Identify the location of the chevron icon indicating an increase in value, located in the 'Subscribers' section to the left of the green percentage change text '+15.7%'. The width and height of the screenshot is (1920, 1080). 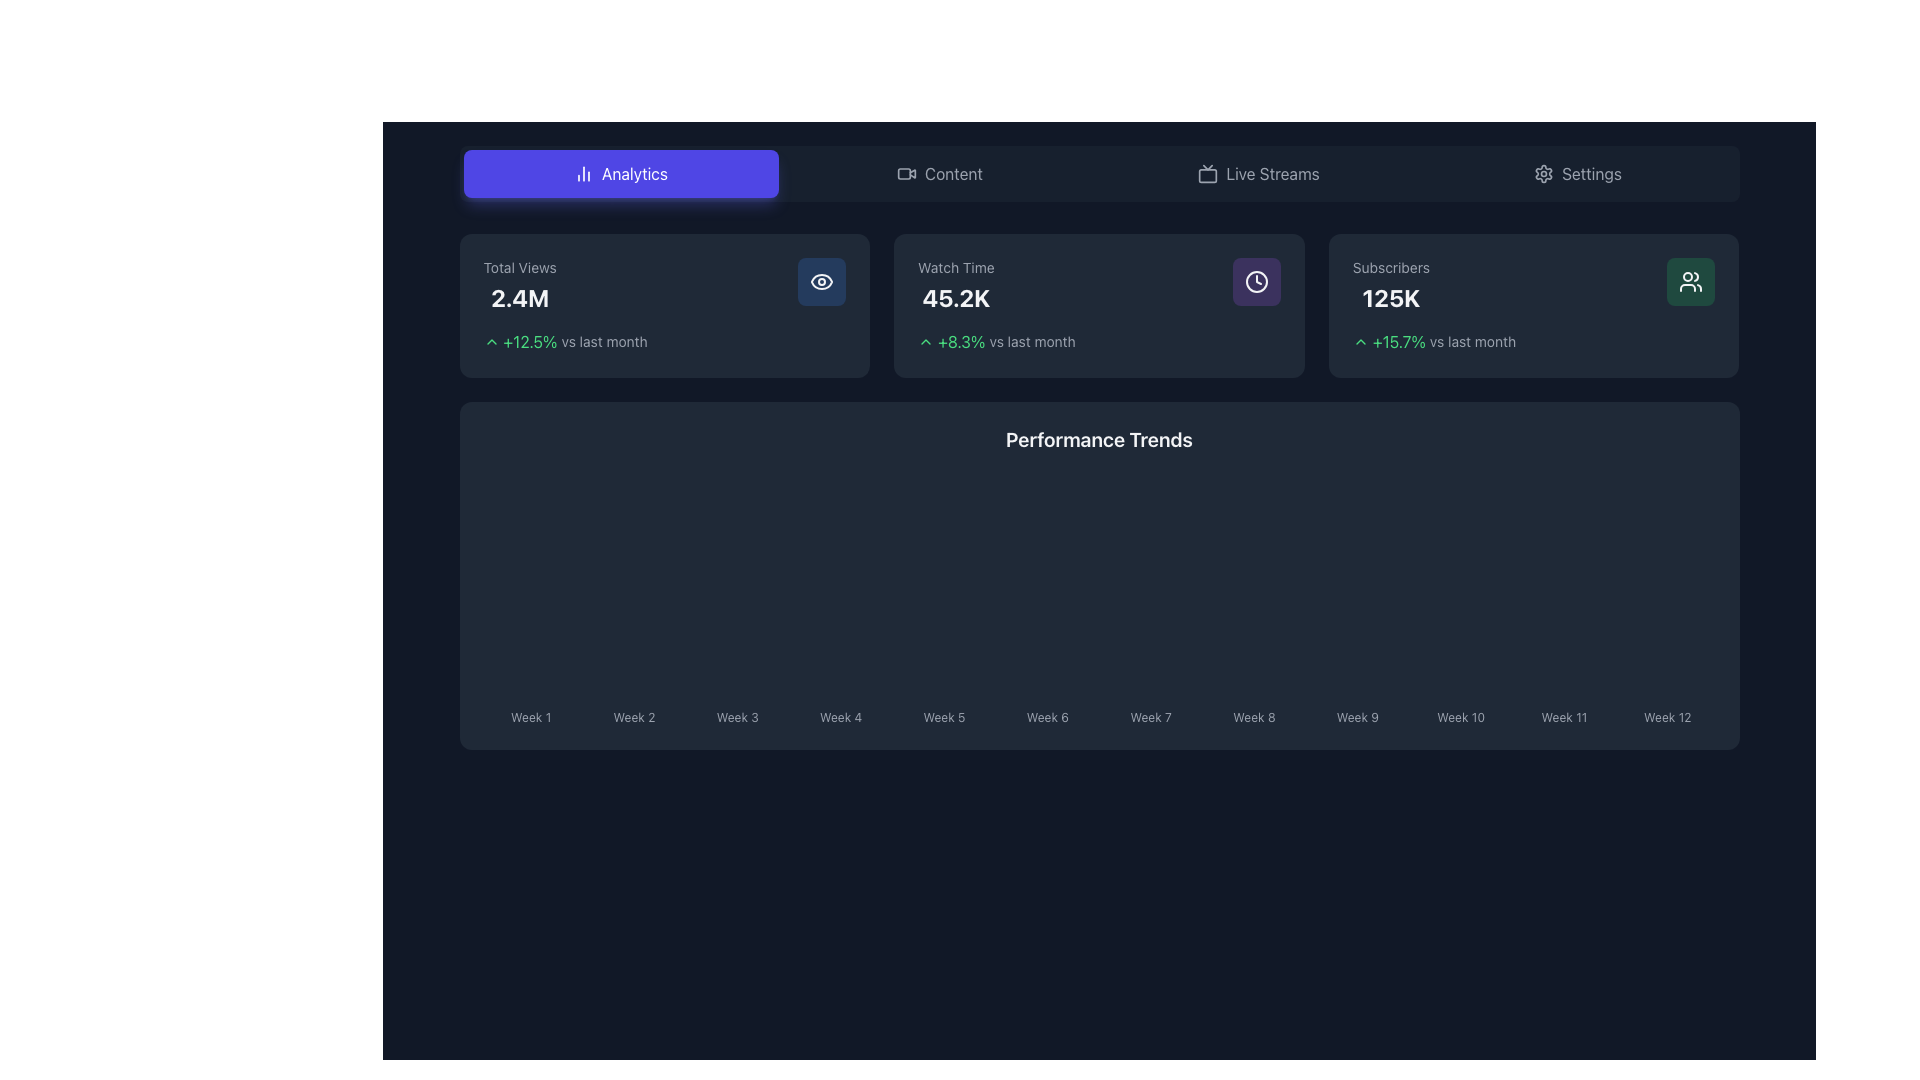
(1360, 341).